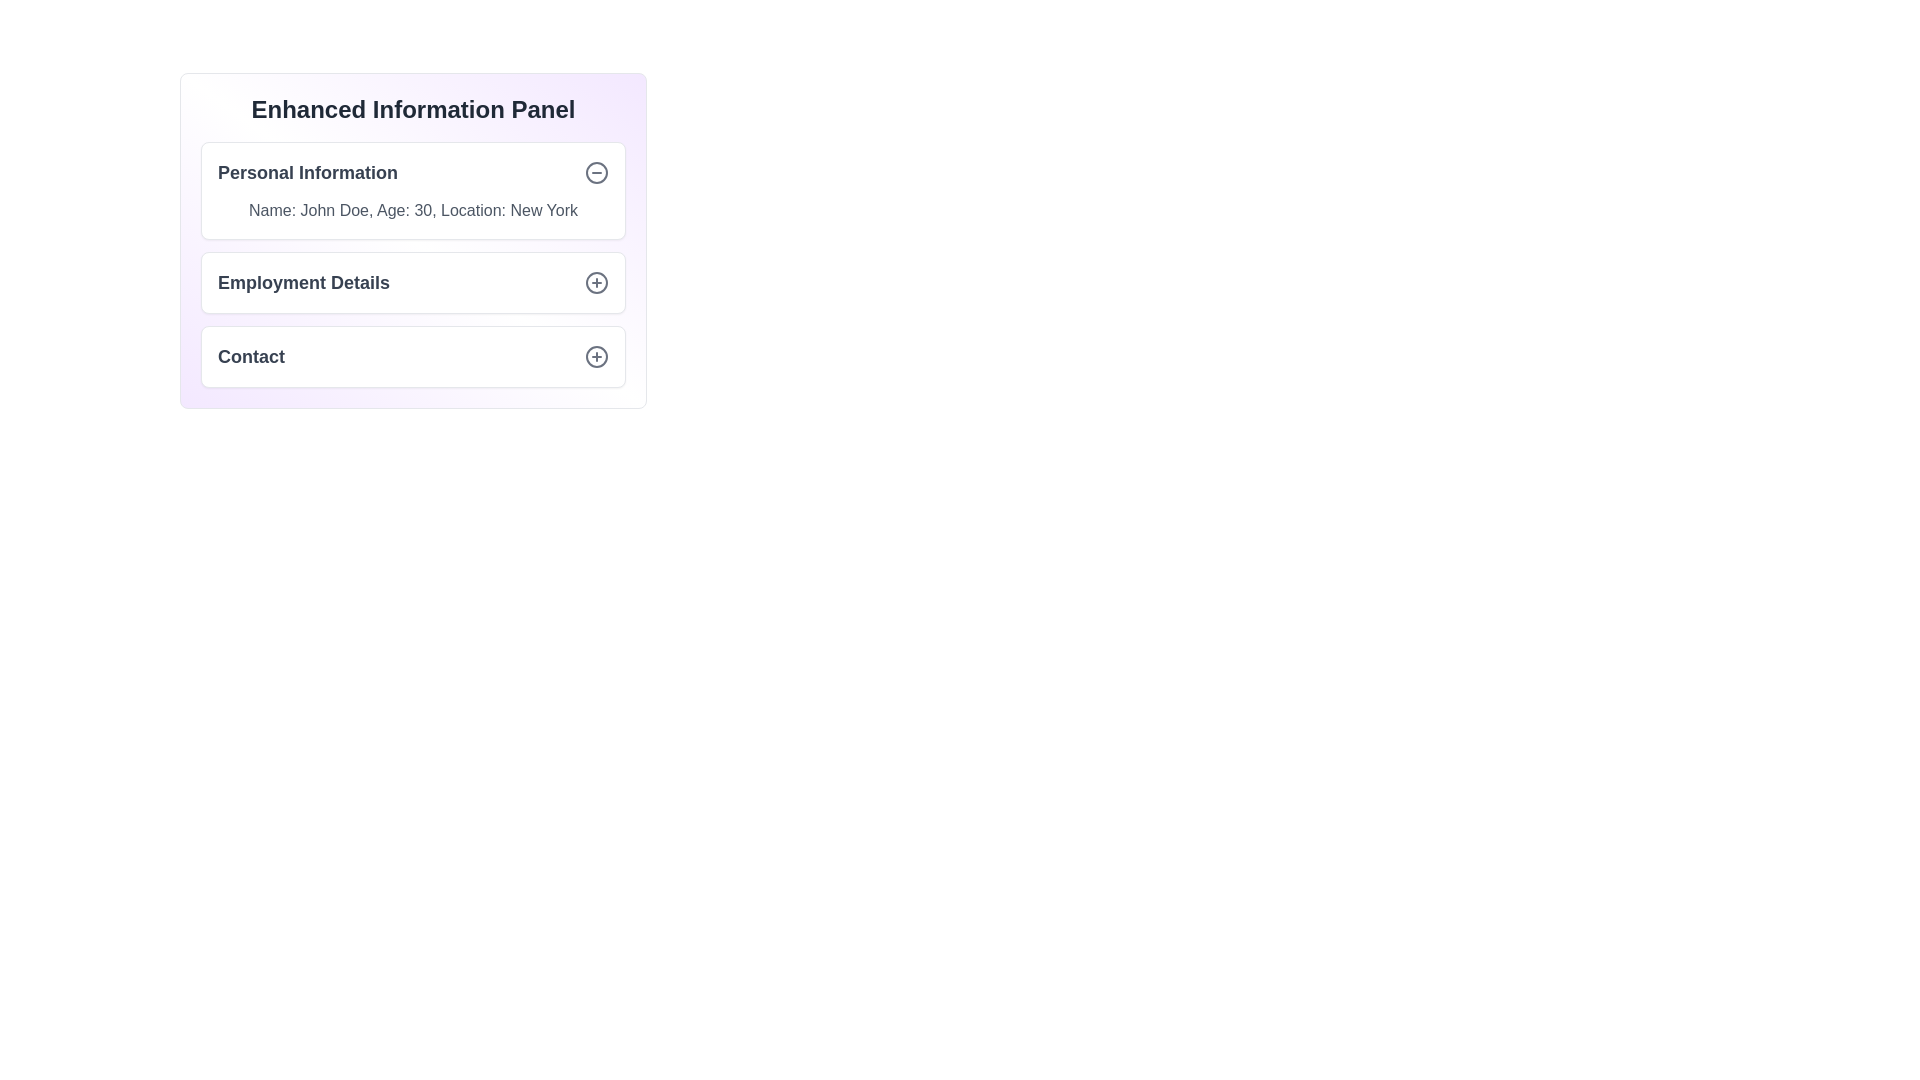 The width and height of the screenshot is (1920, 1080). Describe the element at coordinates (306, 172) in the screenshot. I see `the 'Personal Information' text label, which is styled in a bold, larger-sized font and is dark gray in color, serving as a heading in the 'Enhanced Information Panel.'` at that location.